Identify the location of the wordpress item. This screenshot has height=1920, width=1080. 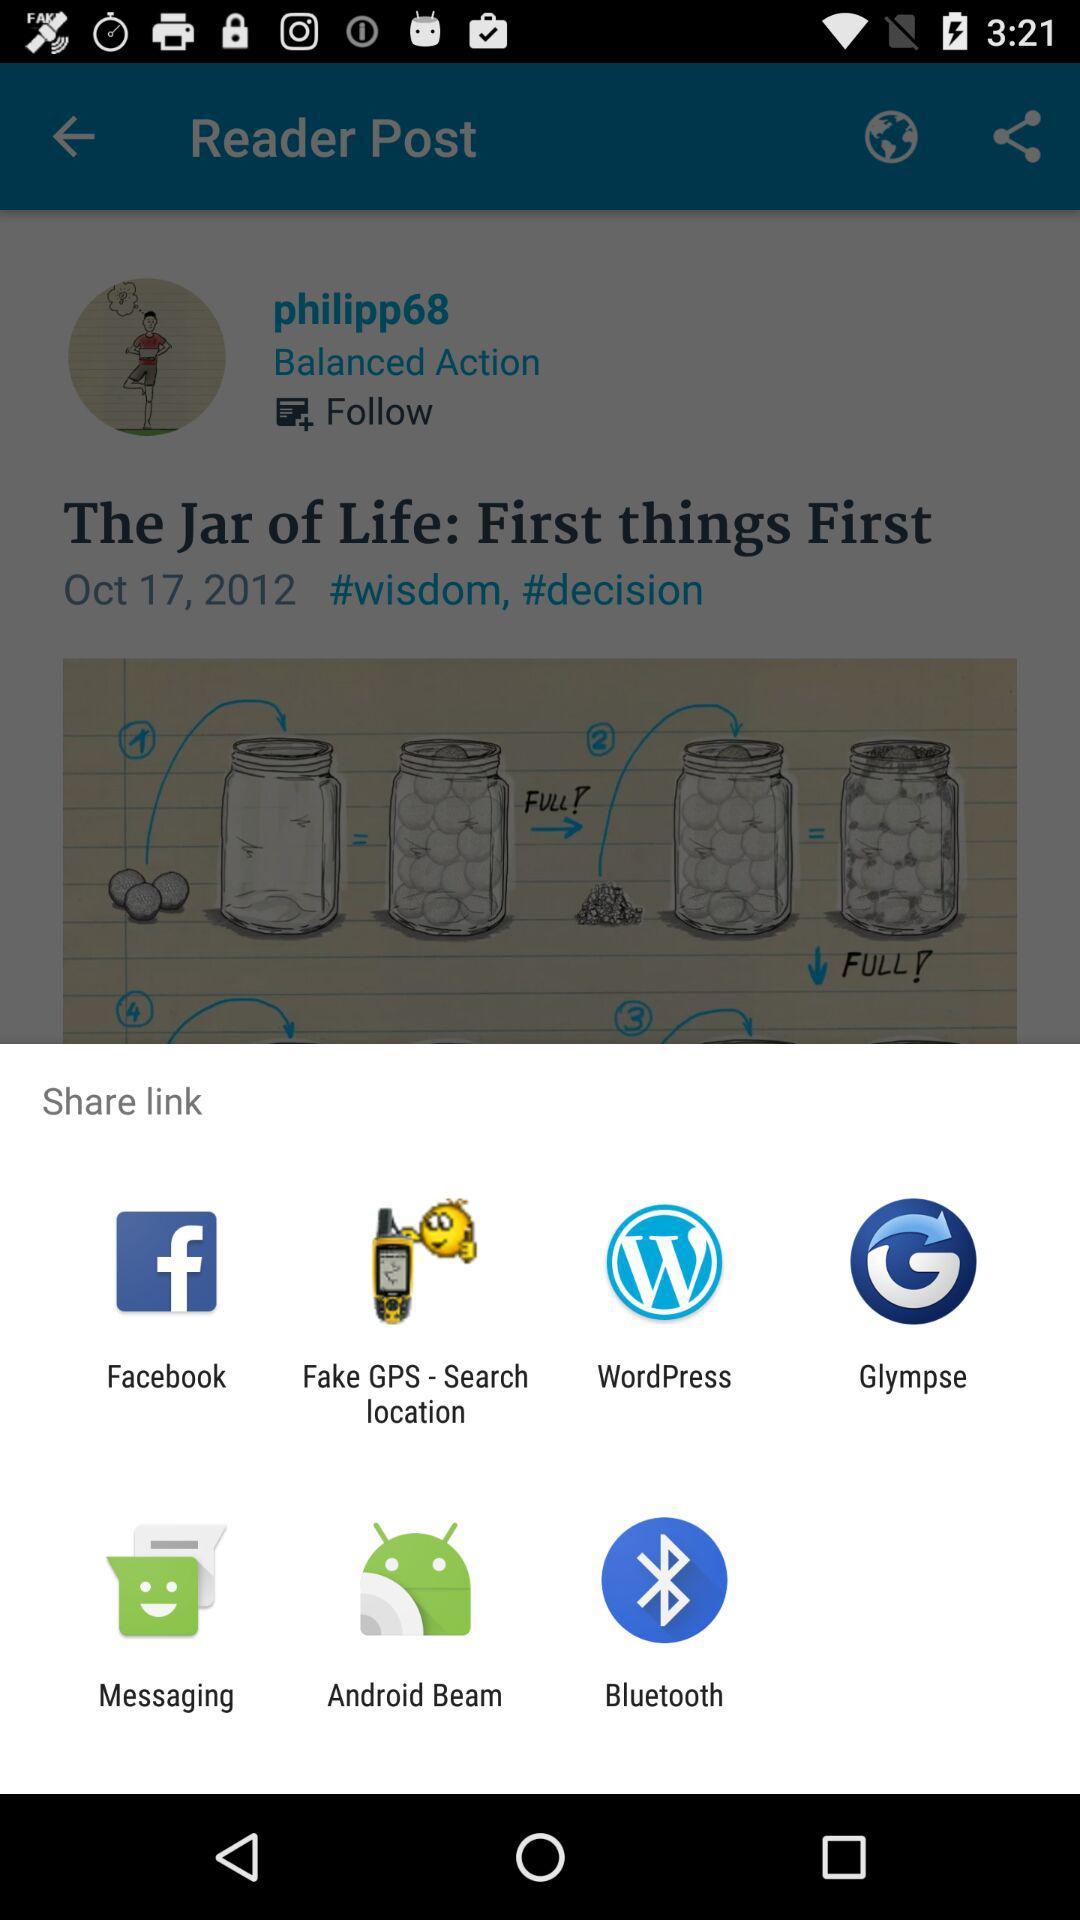
(664, 1392).